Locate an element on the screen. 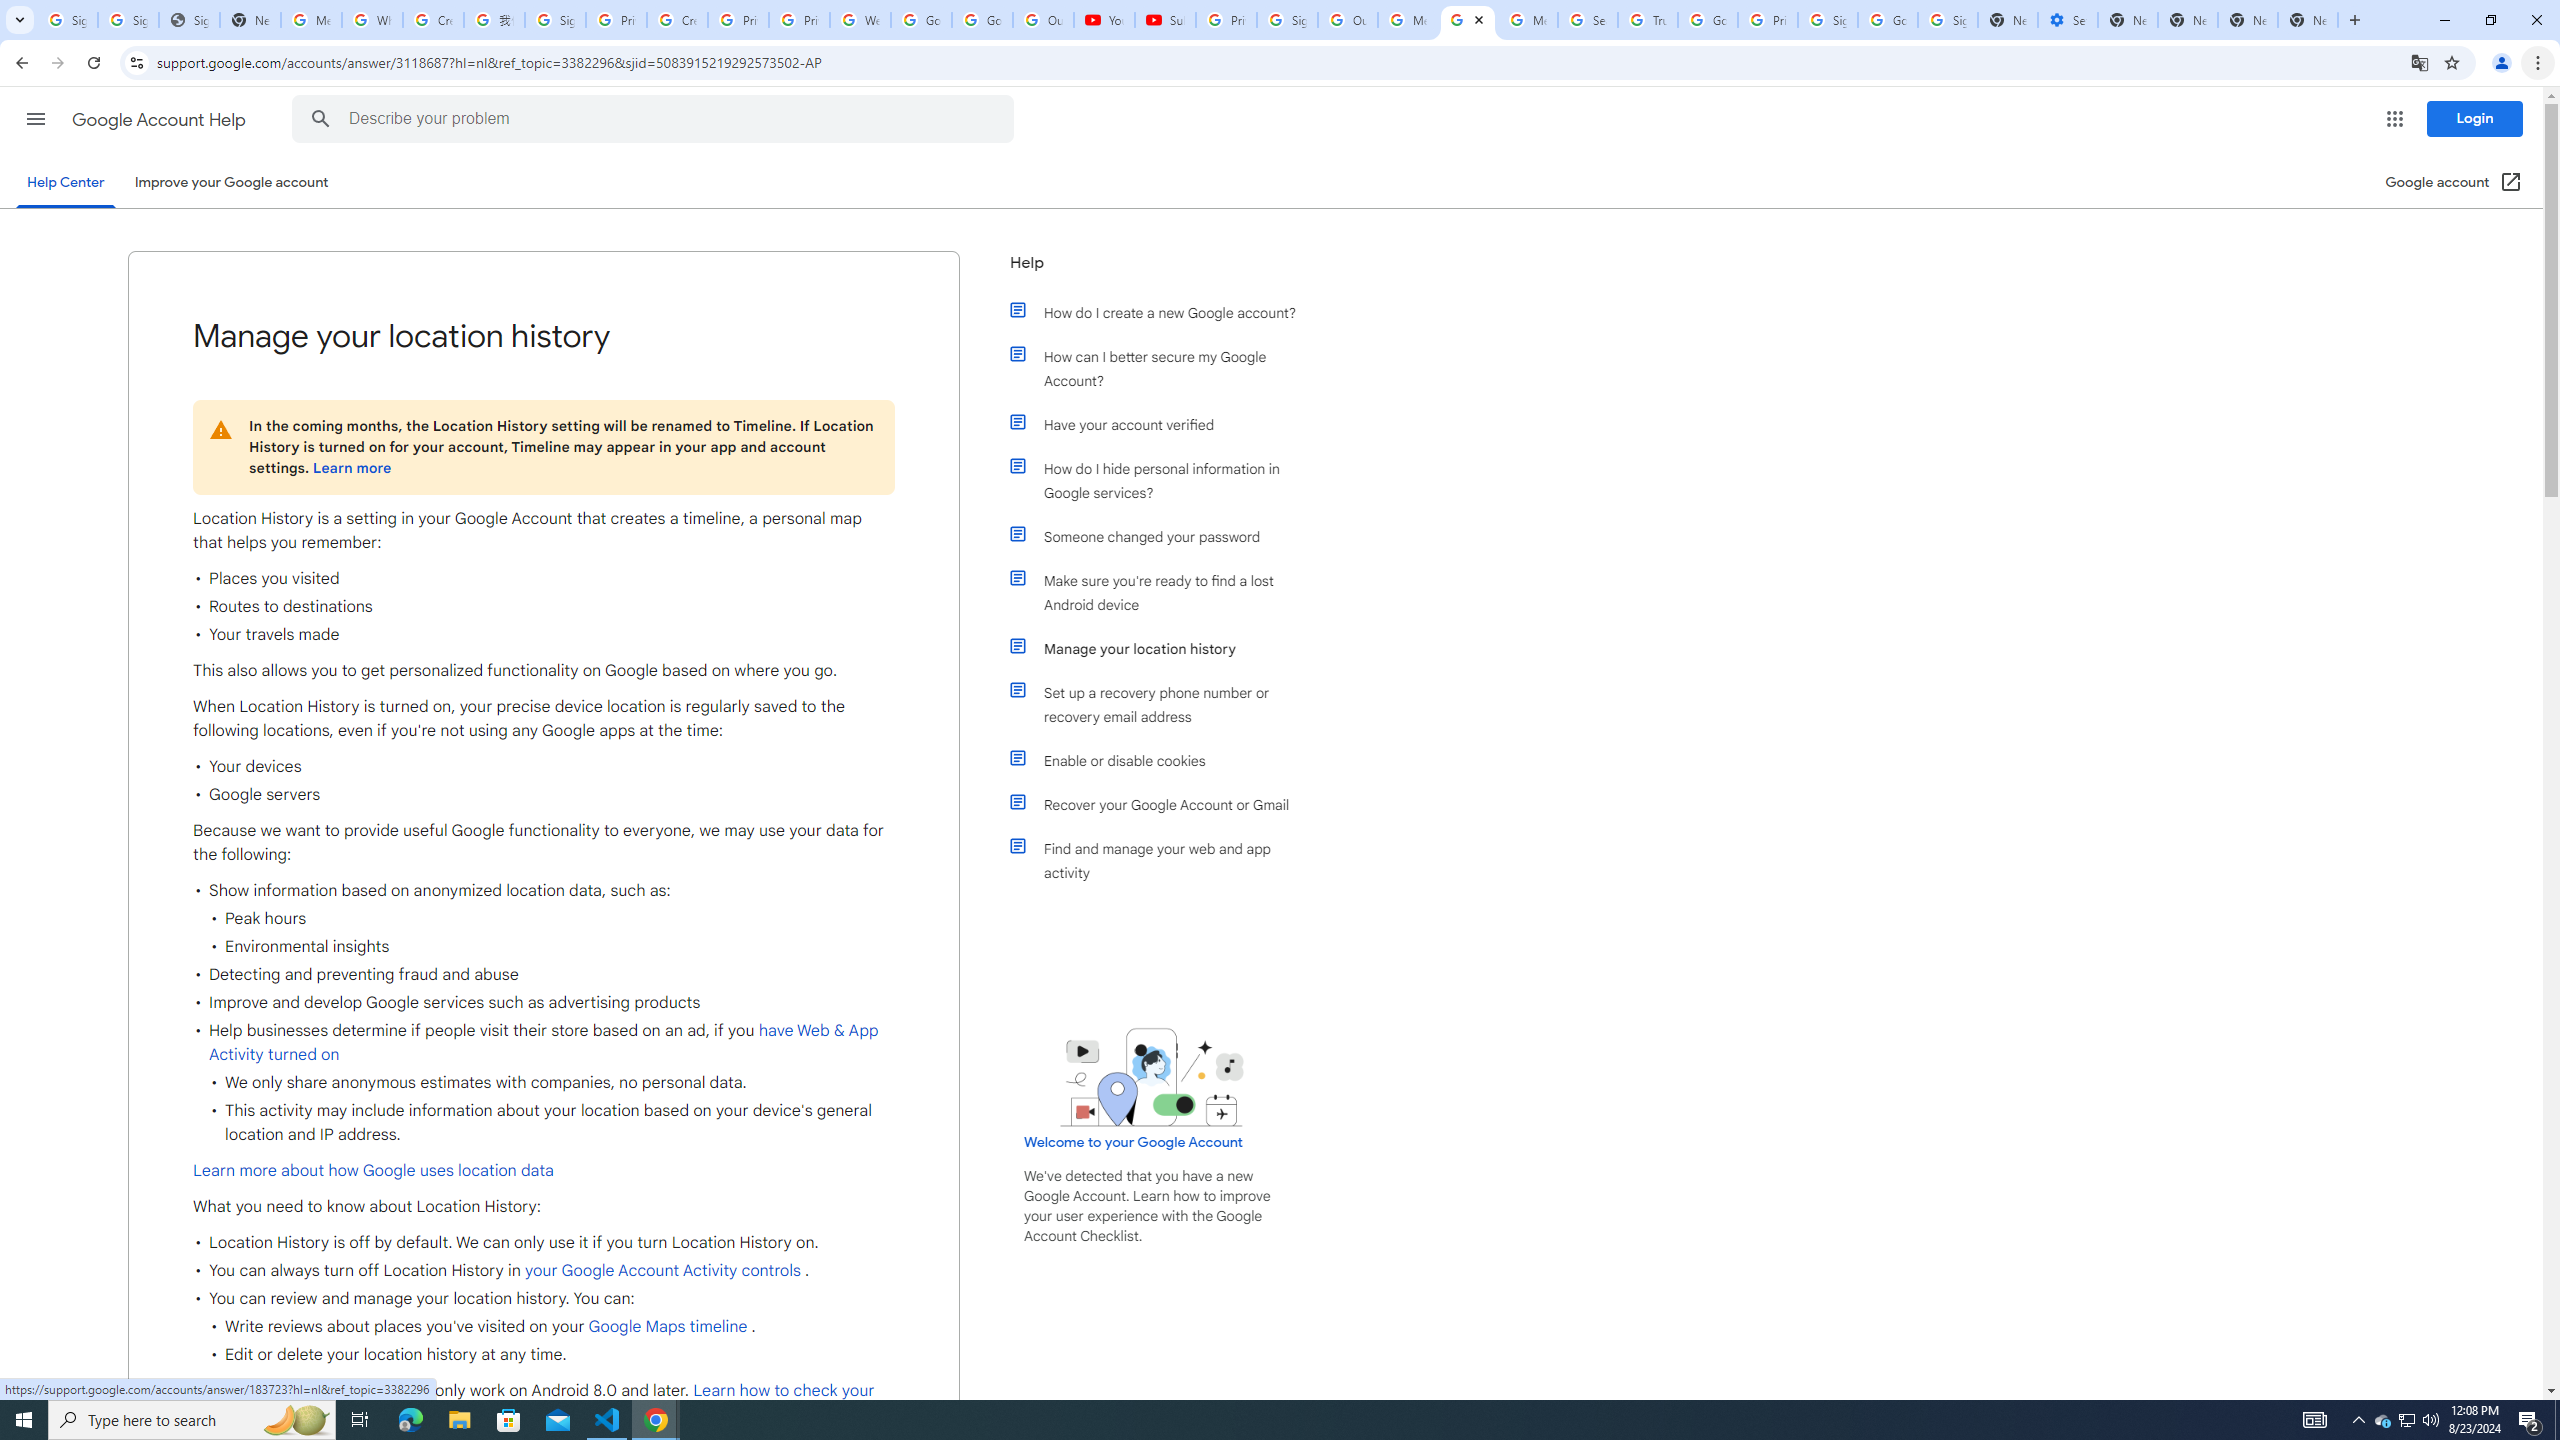 This screenshot has height=1440, width=2560. 'Subscriptions - YouTube' is located at coordinates (1165, 19).